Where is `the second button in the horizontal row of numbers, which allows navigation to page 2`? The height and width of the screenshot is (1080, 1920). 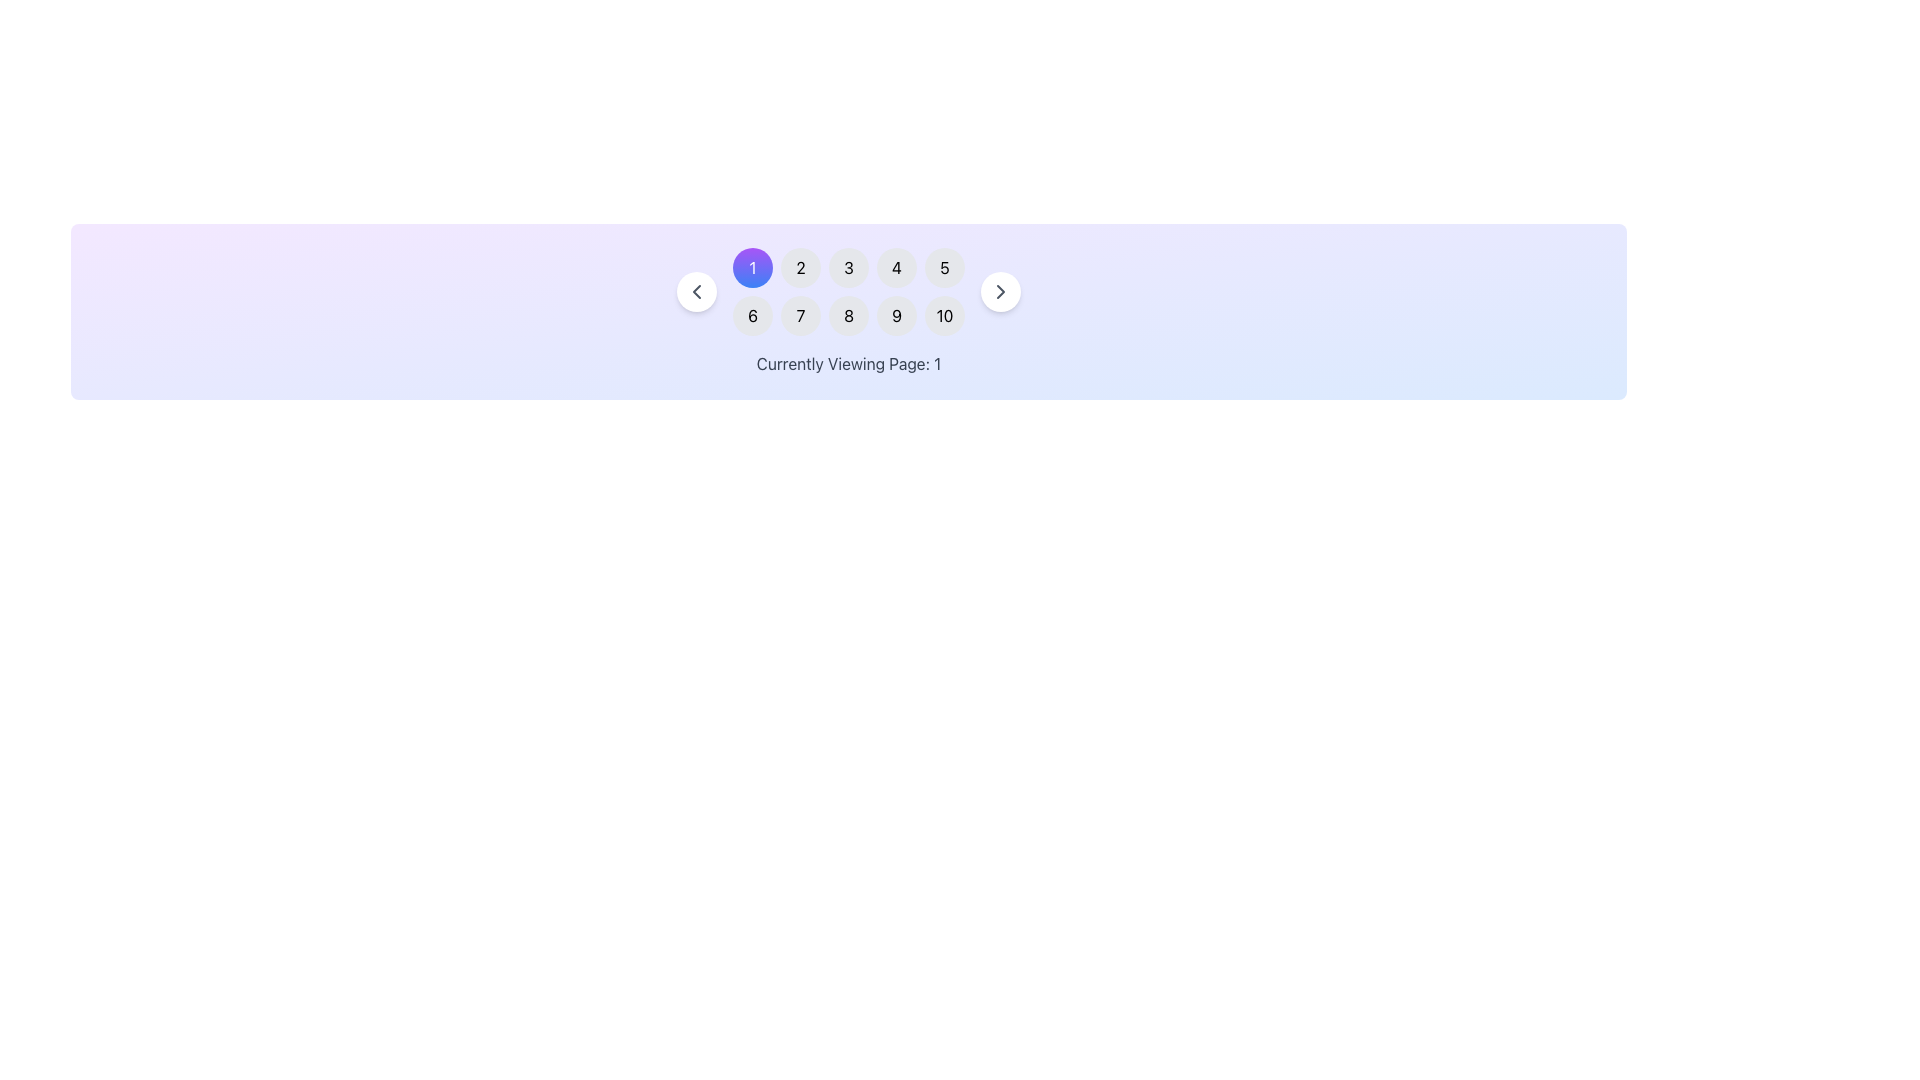 the second button in the horizontal row of numbers, which allows navigation to page 2 is located at coordinates (801, 266).